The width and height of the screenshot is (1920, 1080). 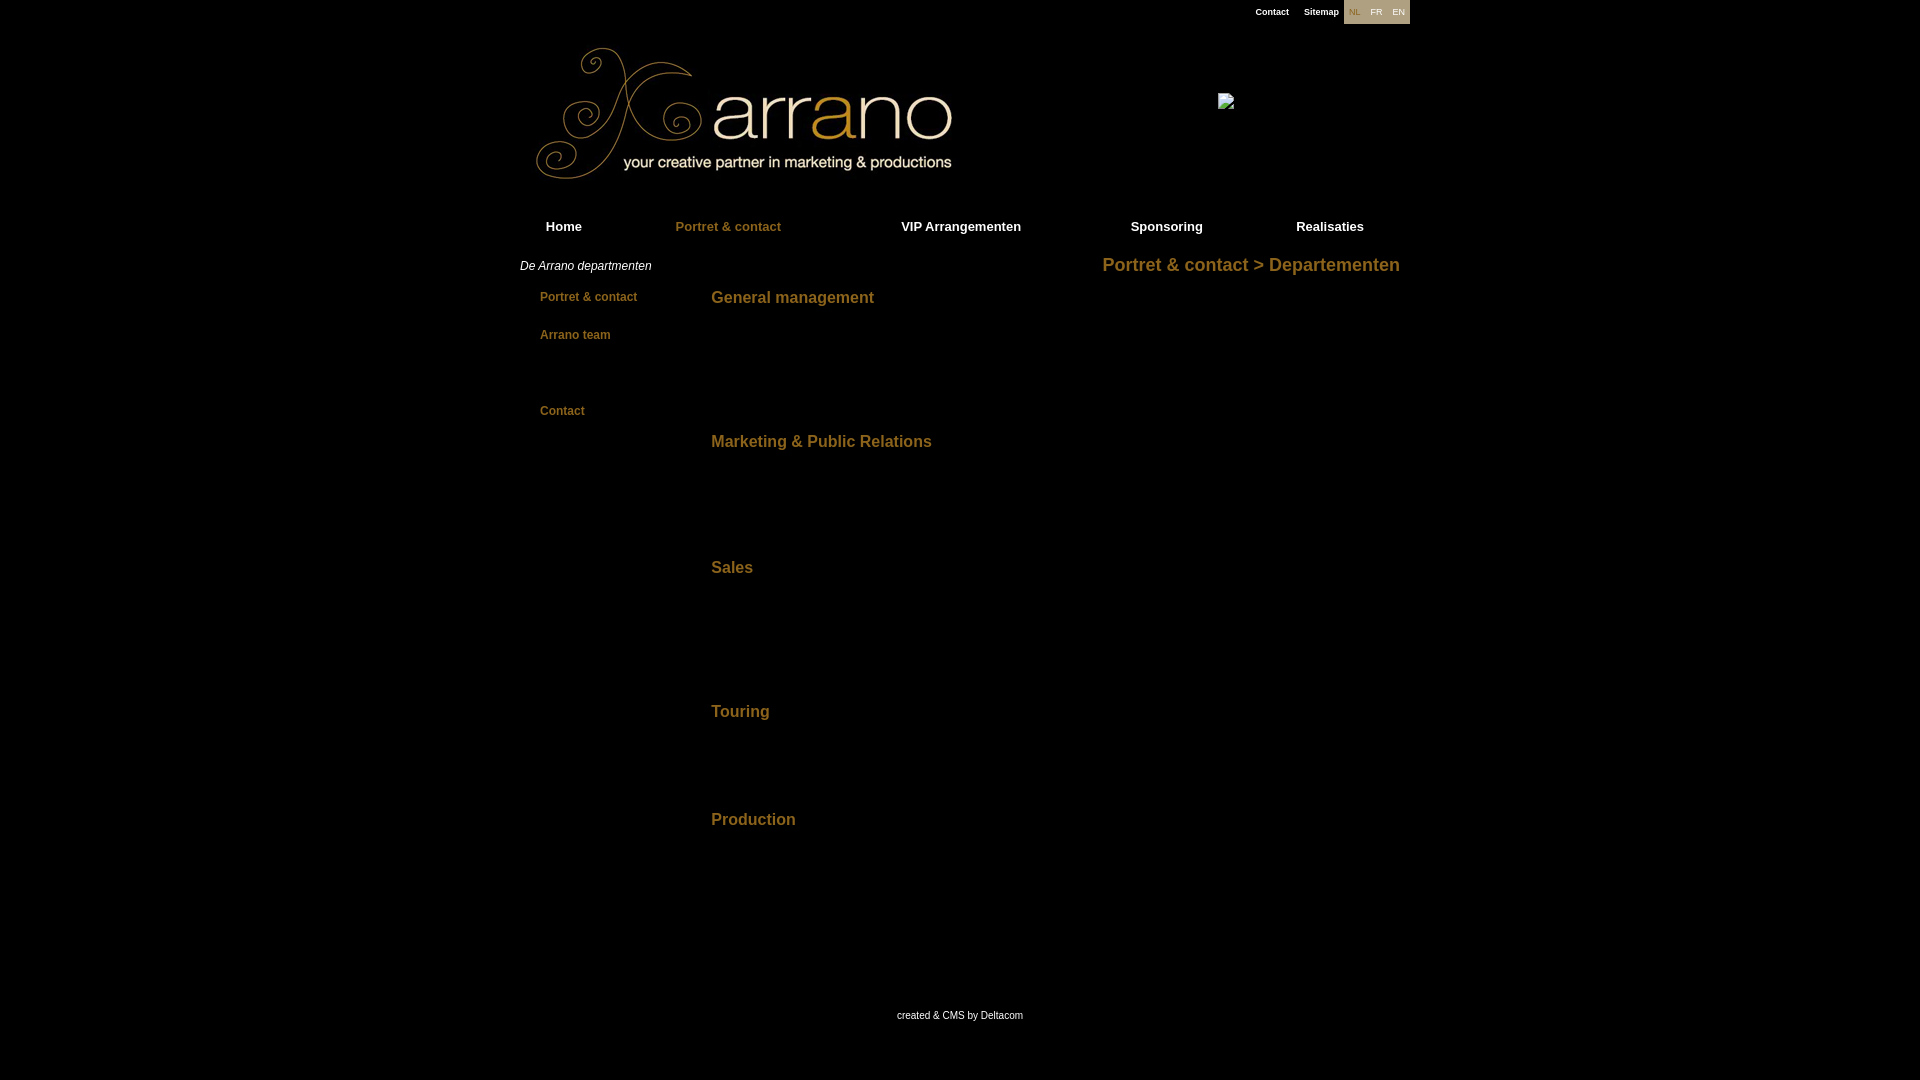 What do you see at coordinates (960, 225) in the screenshot?
I see `'VIP Arrangementen'` at bounding box center [960, 225].